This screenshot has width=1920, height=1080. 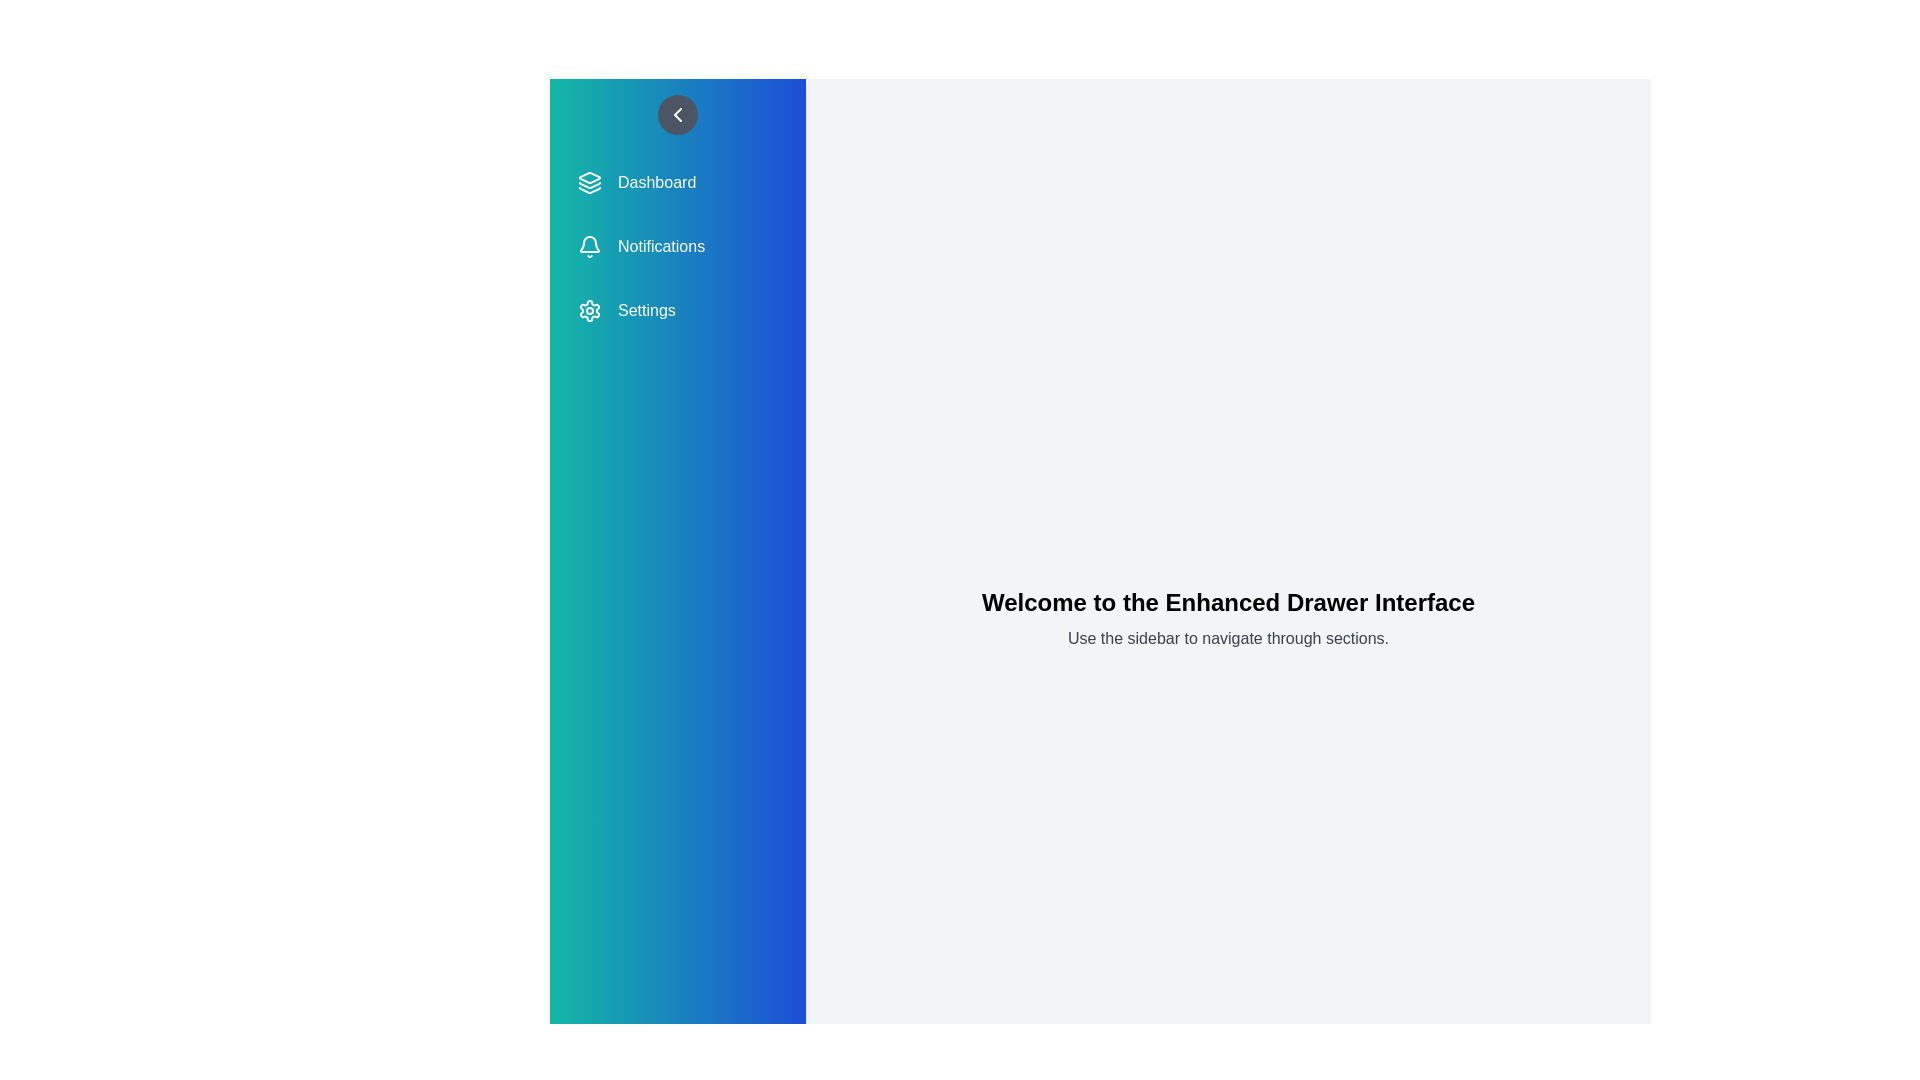 I want to click on the menu item Settings from the sidebar, so click(x=677, y=311).